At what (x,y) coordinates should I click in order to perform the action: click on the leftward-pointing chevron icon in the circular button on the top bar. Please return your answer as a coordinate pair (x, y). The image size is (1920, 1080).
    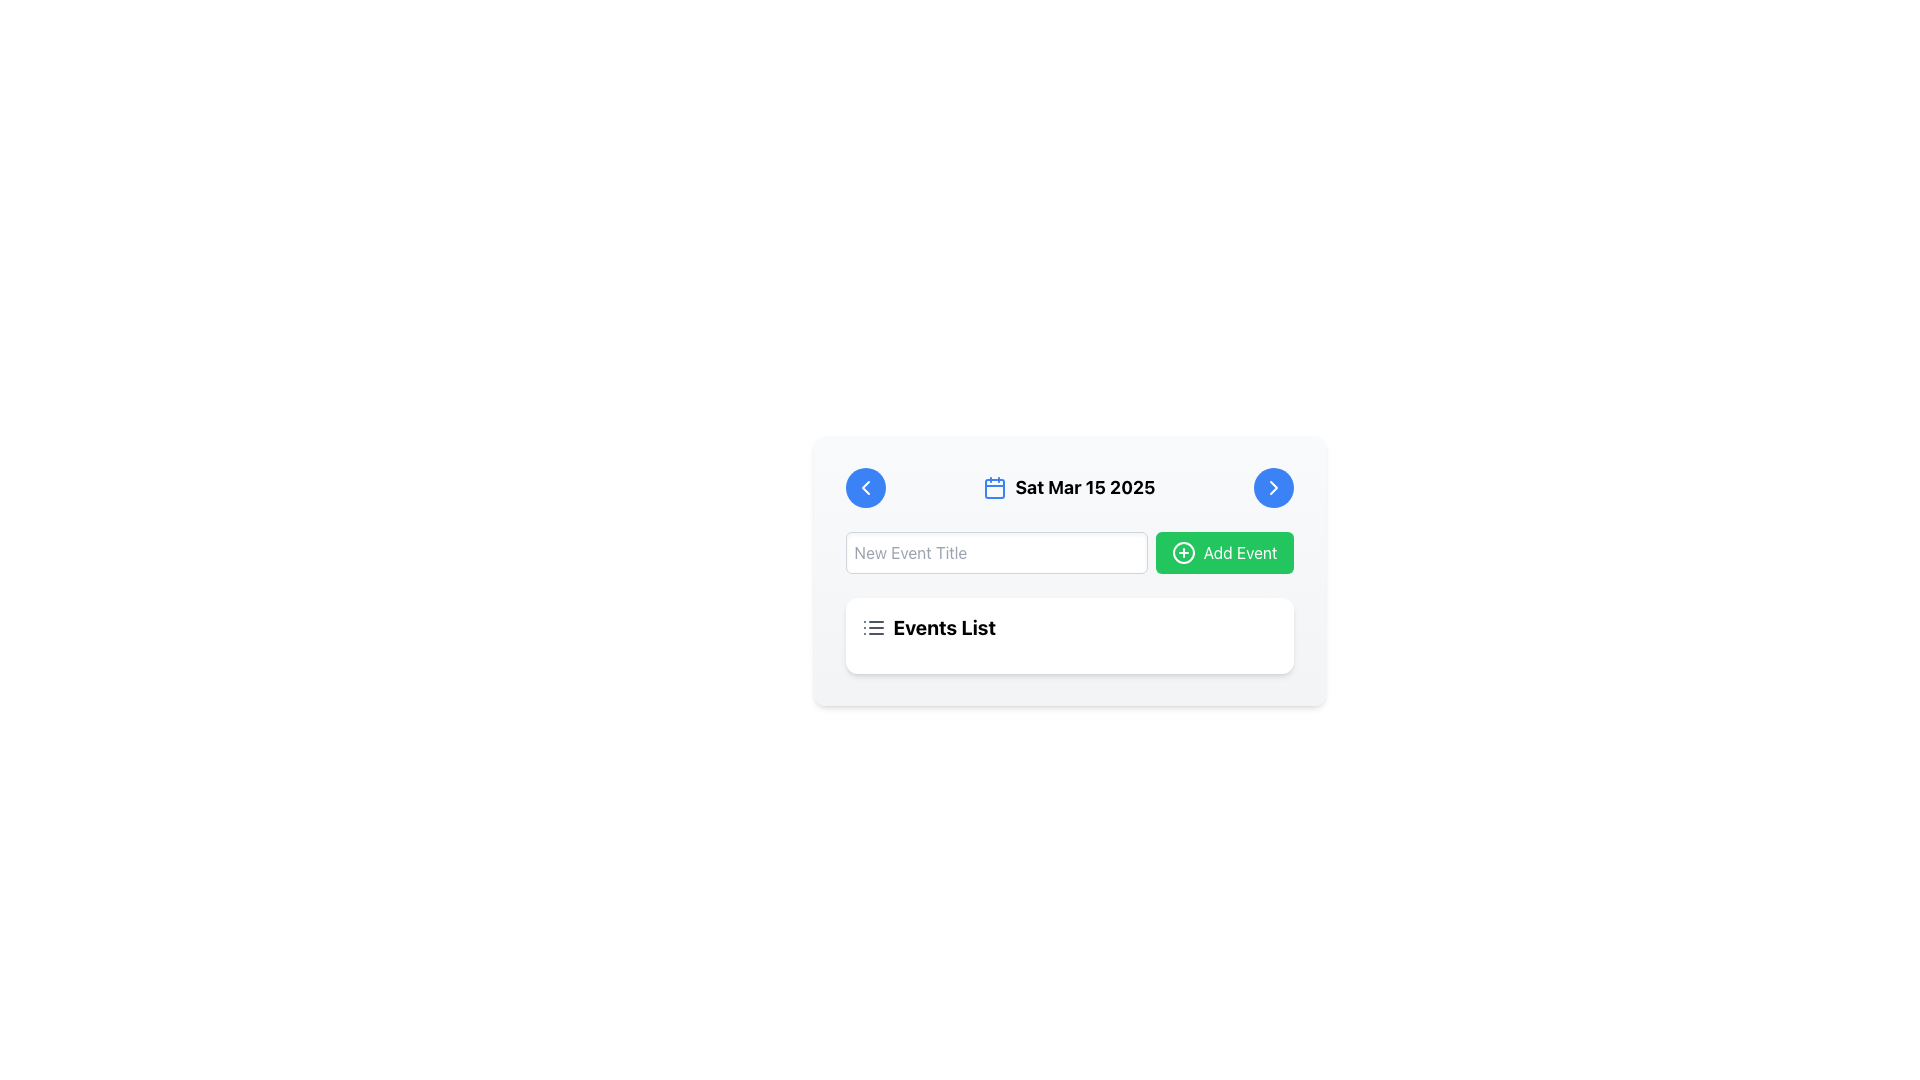
    Looking at the image, I should click on (865, 488).